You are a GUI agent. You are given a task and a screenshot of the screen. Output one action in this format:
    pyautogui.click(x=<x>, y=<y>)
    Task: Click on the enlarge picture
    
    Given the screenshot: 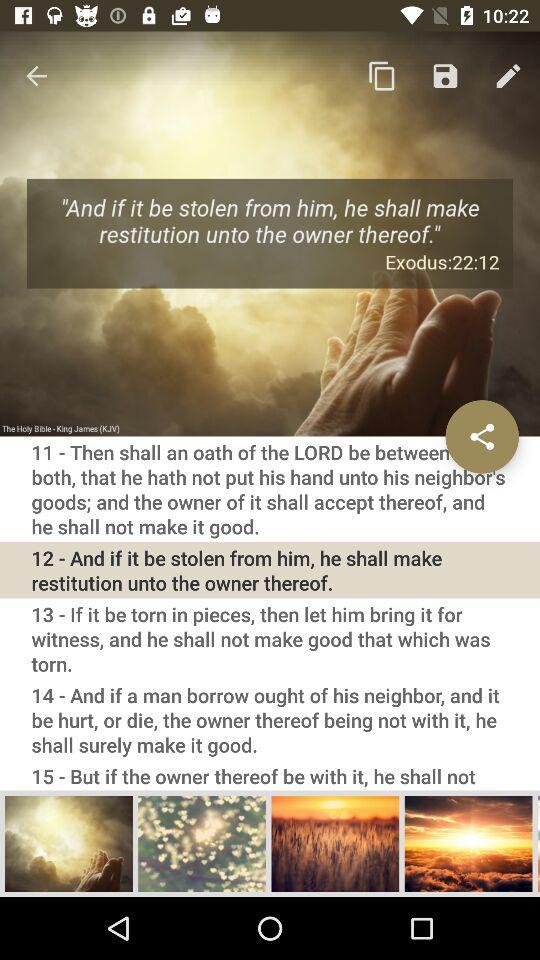 What is the action you would take?
    pyautogui.click(x=468, y=842)
    